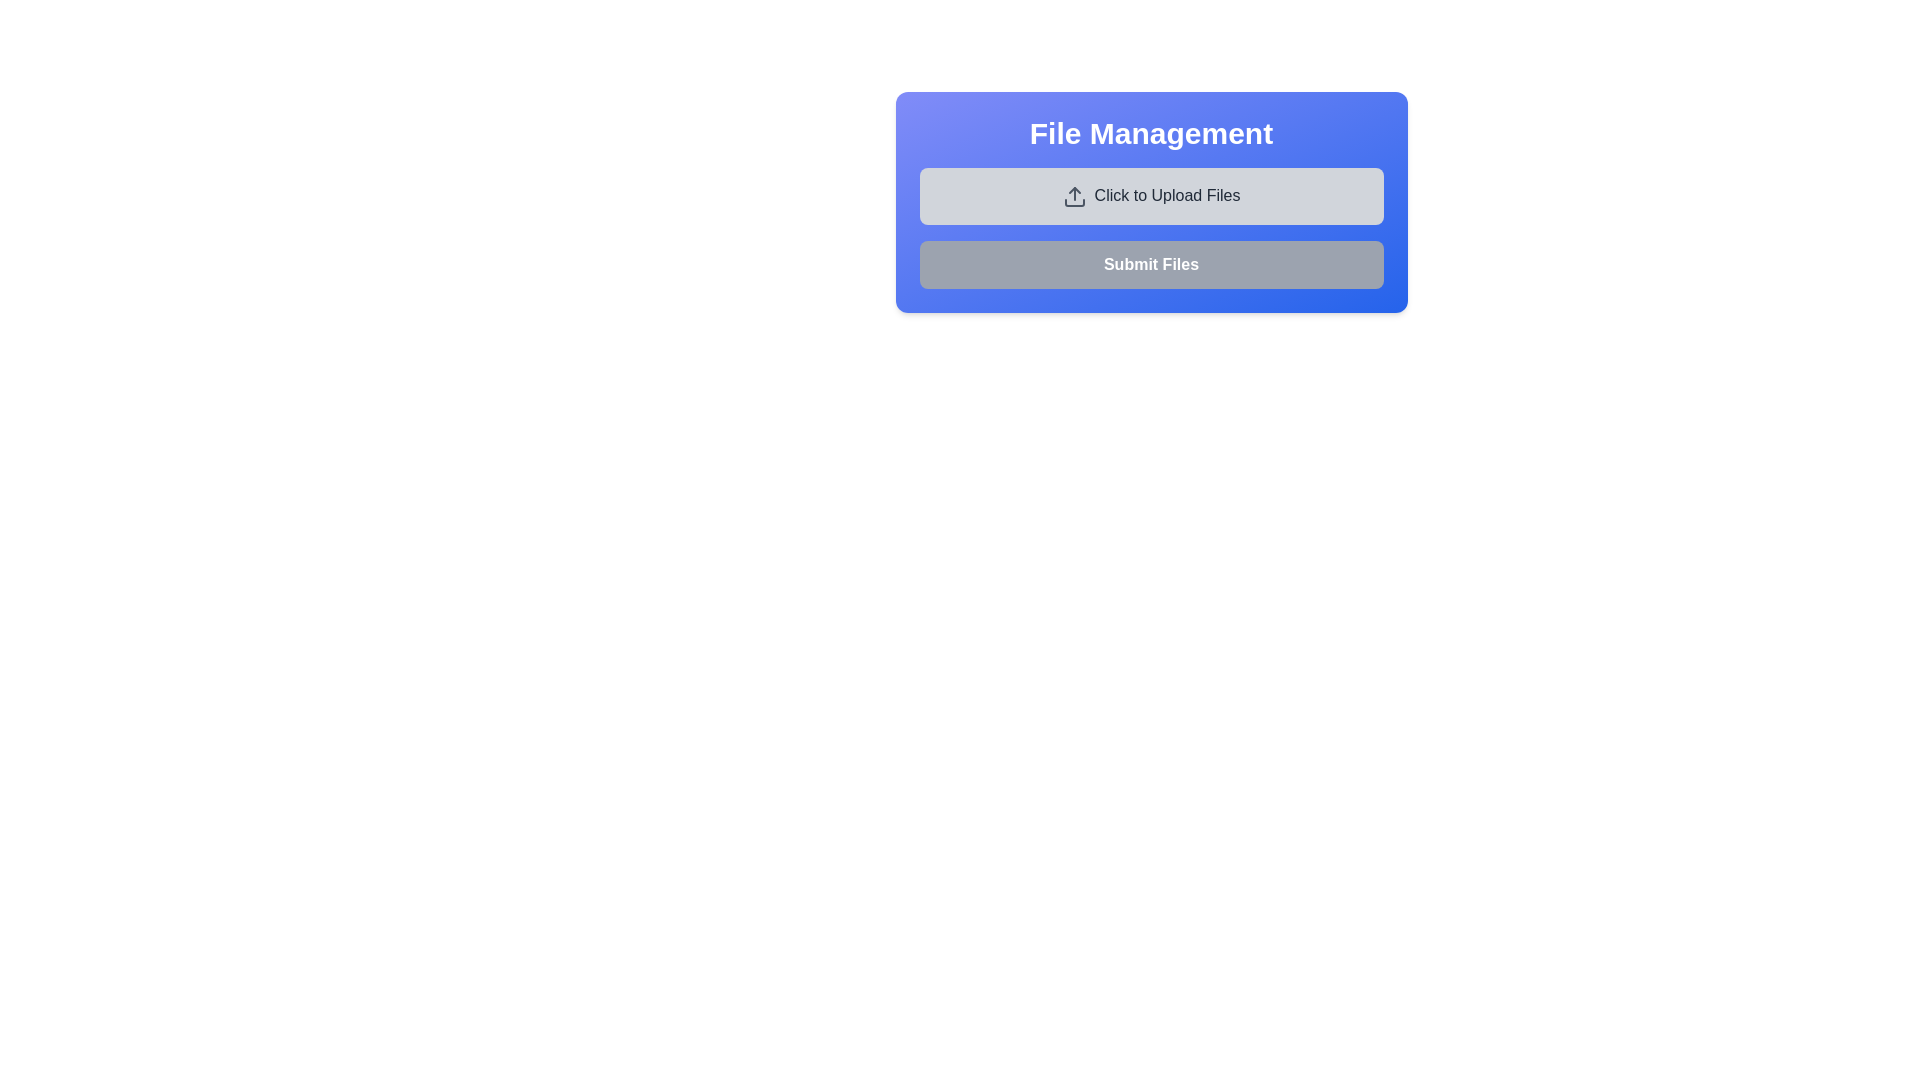 The width and height of the screenshot is (1920, 1080). What do you see at coordinates (1167, 195) in the screenshot?
I see `the static text display that reads 'Click to Upload Files', which is styled in a dark font and is located in the middle section of the file management interface` at bounding box center [1167, 195].